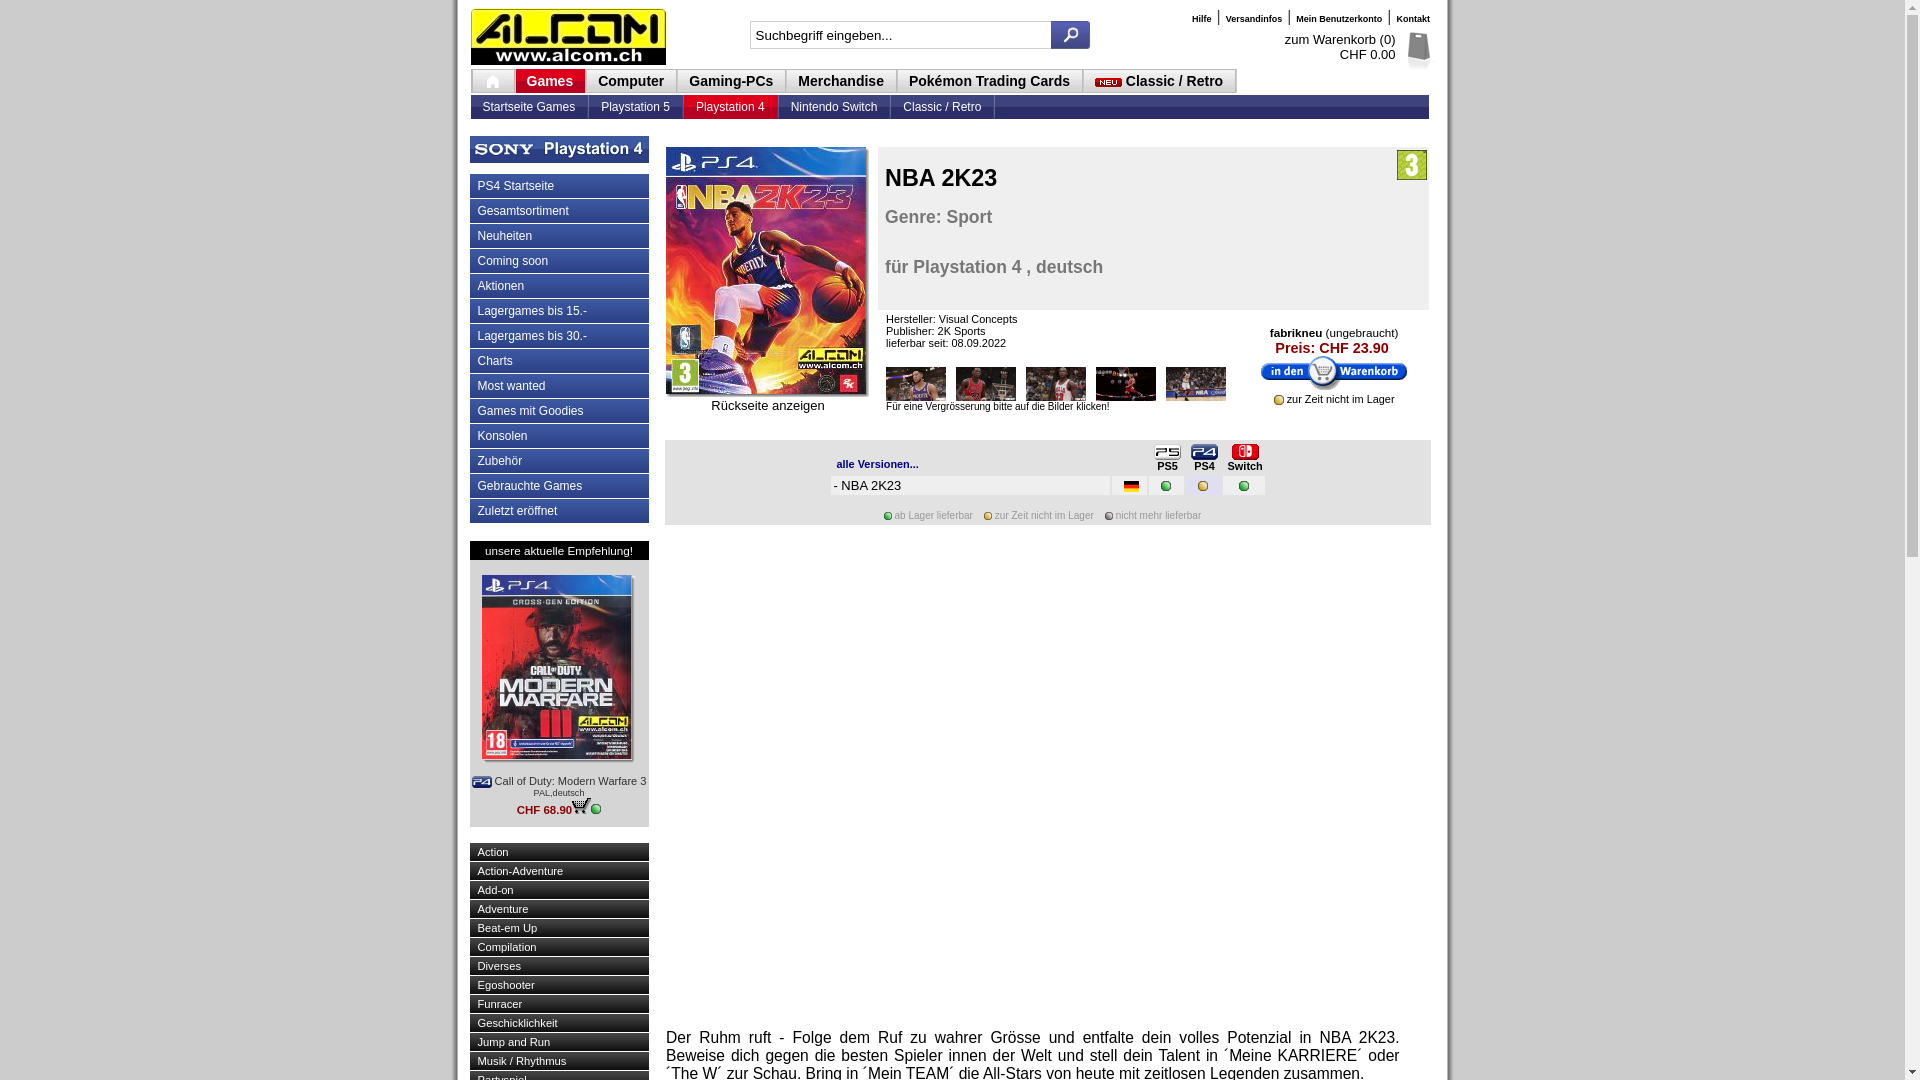  I want to click on 'nicht mehr lieferbar', so click(1107, 515).